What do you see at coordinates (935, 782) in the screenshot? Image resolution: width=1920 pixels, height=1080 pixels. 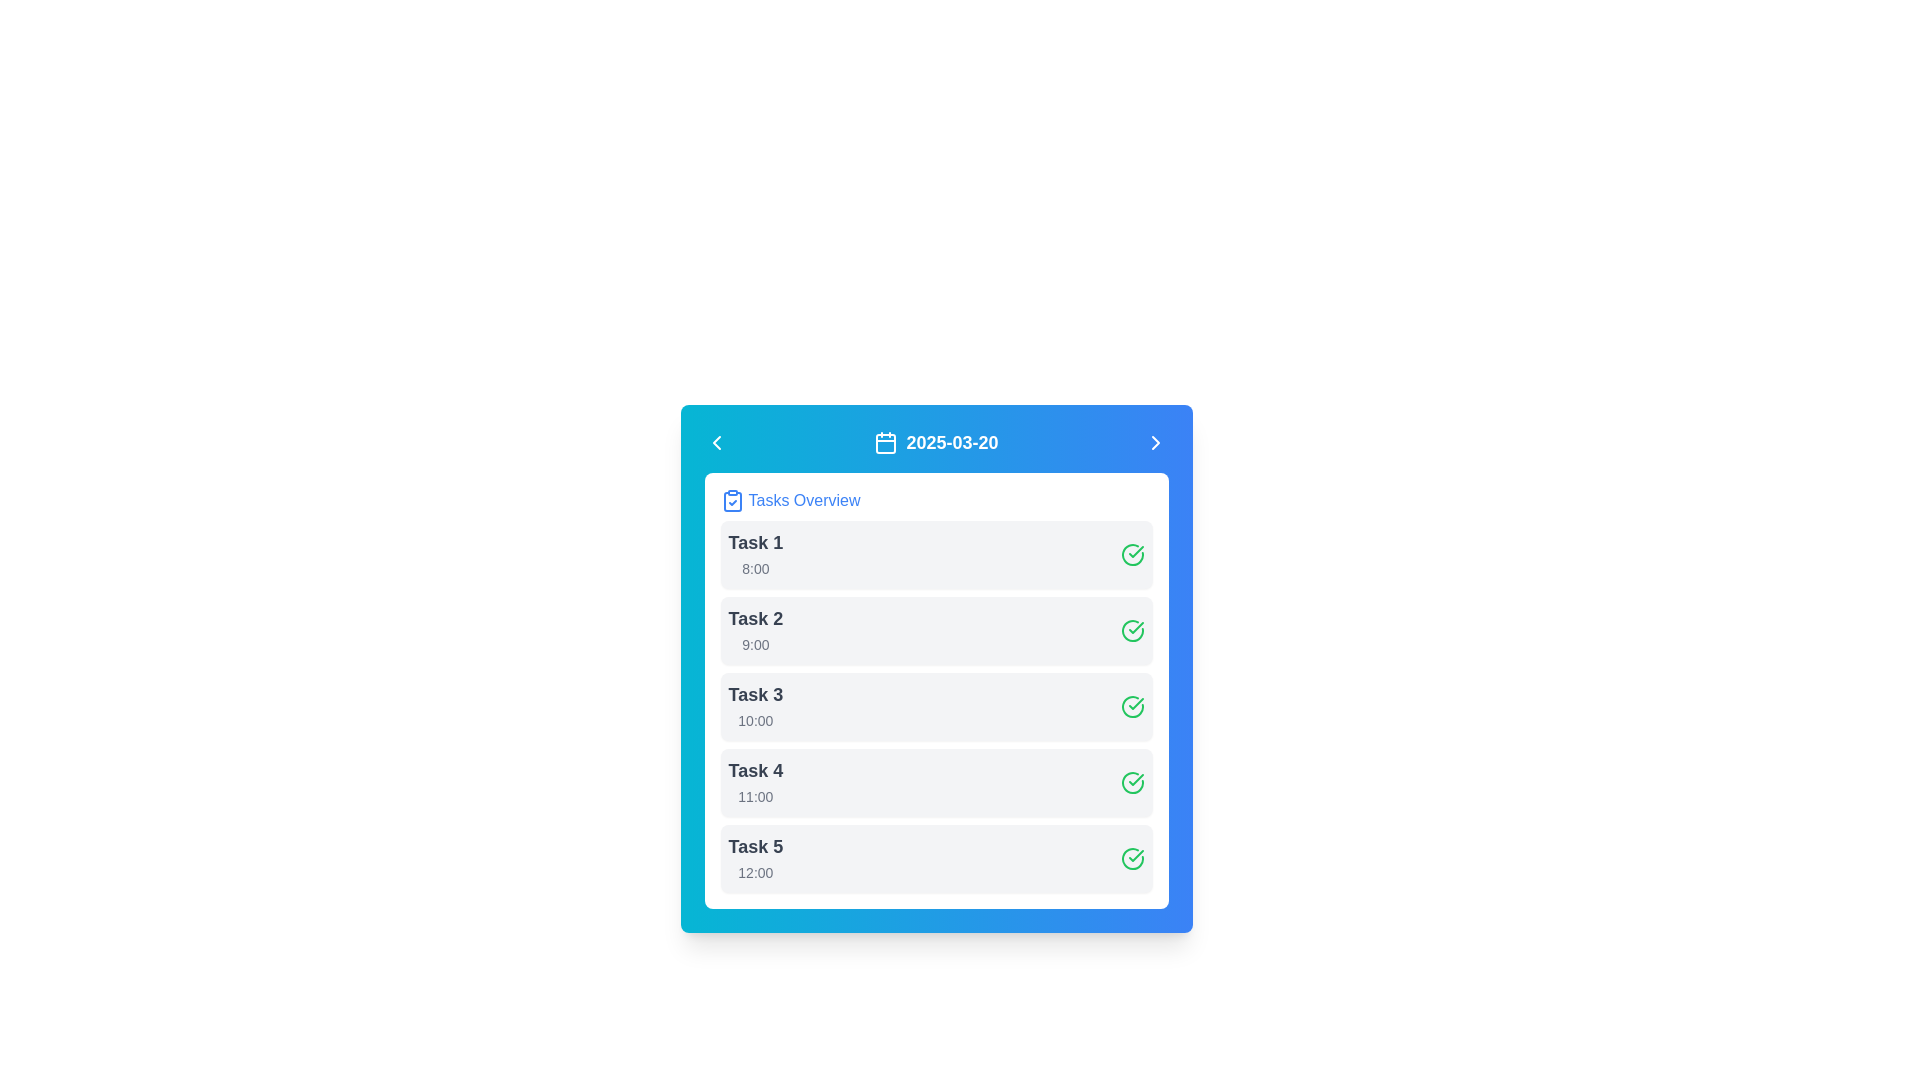 I see `the task entry labeled 'Task 4' in the task scheduling interface` at bounding box center [935, 782].